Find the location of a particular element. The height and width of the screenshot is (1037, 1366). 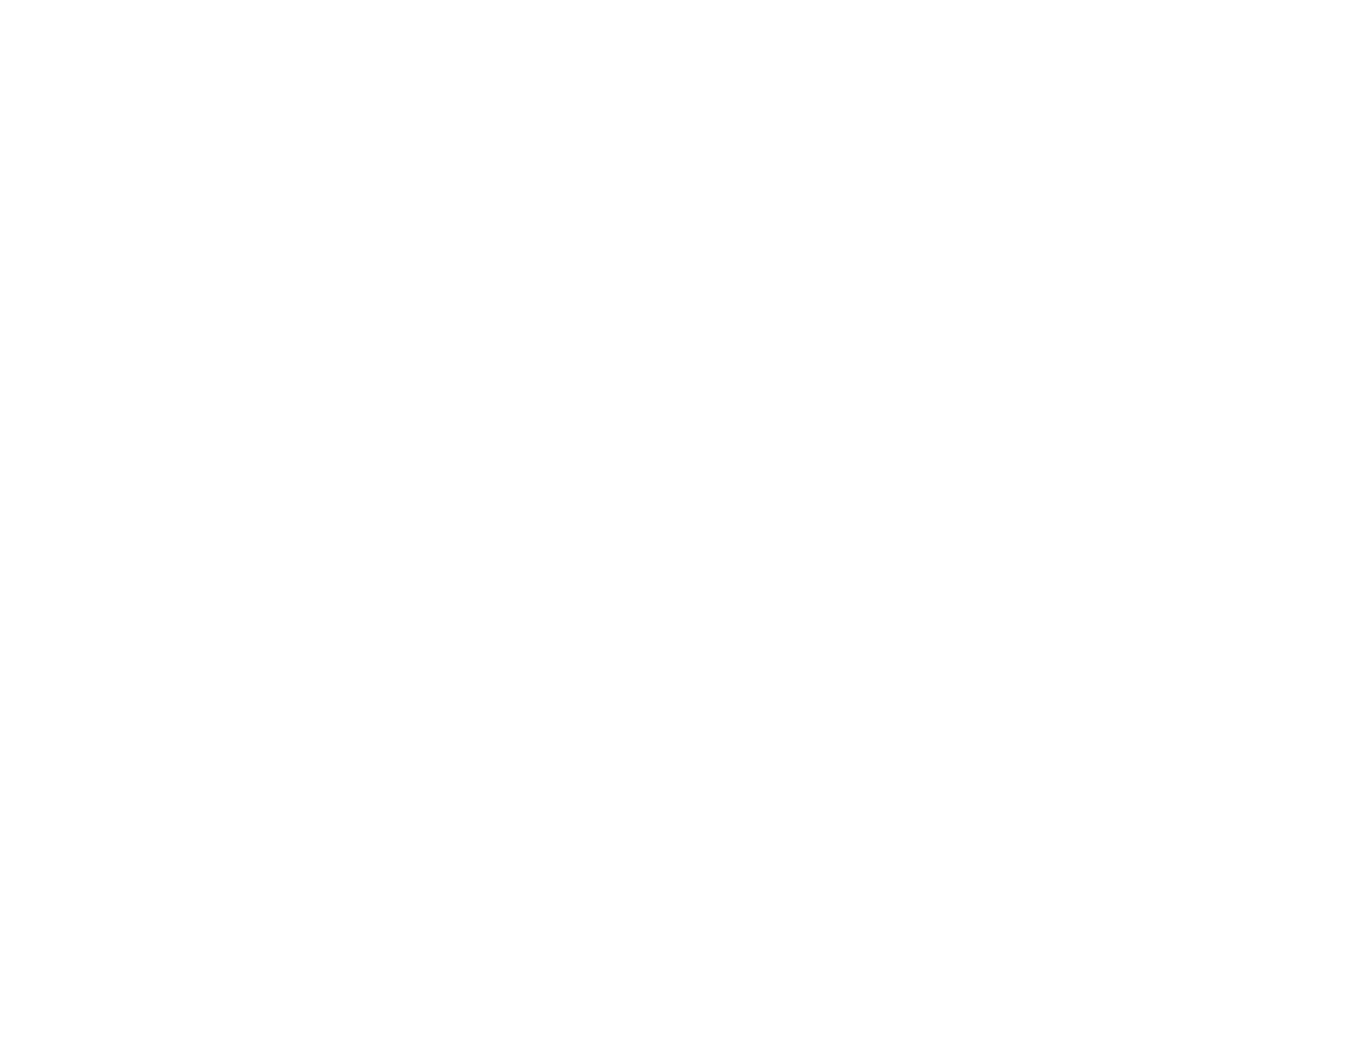

'Subject' is located at coordinates (208, 746).